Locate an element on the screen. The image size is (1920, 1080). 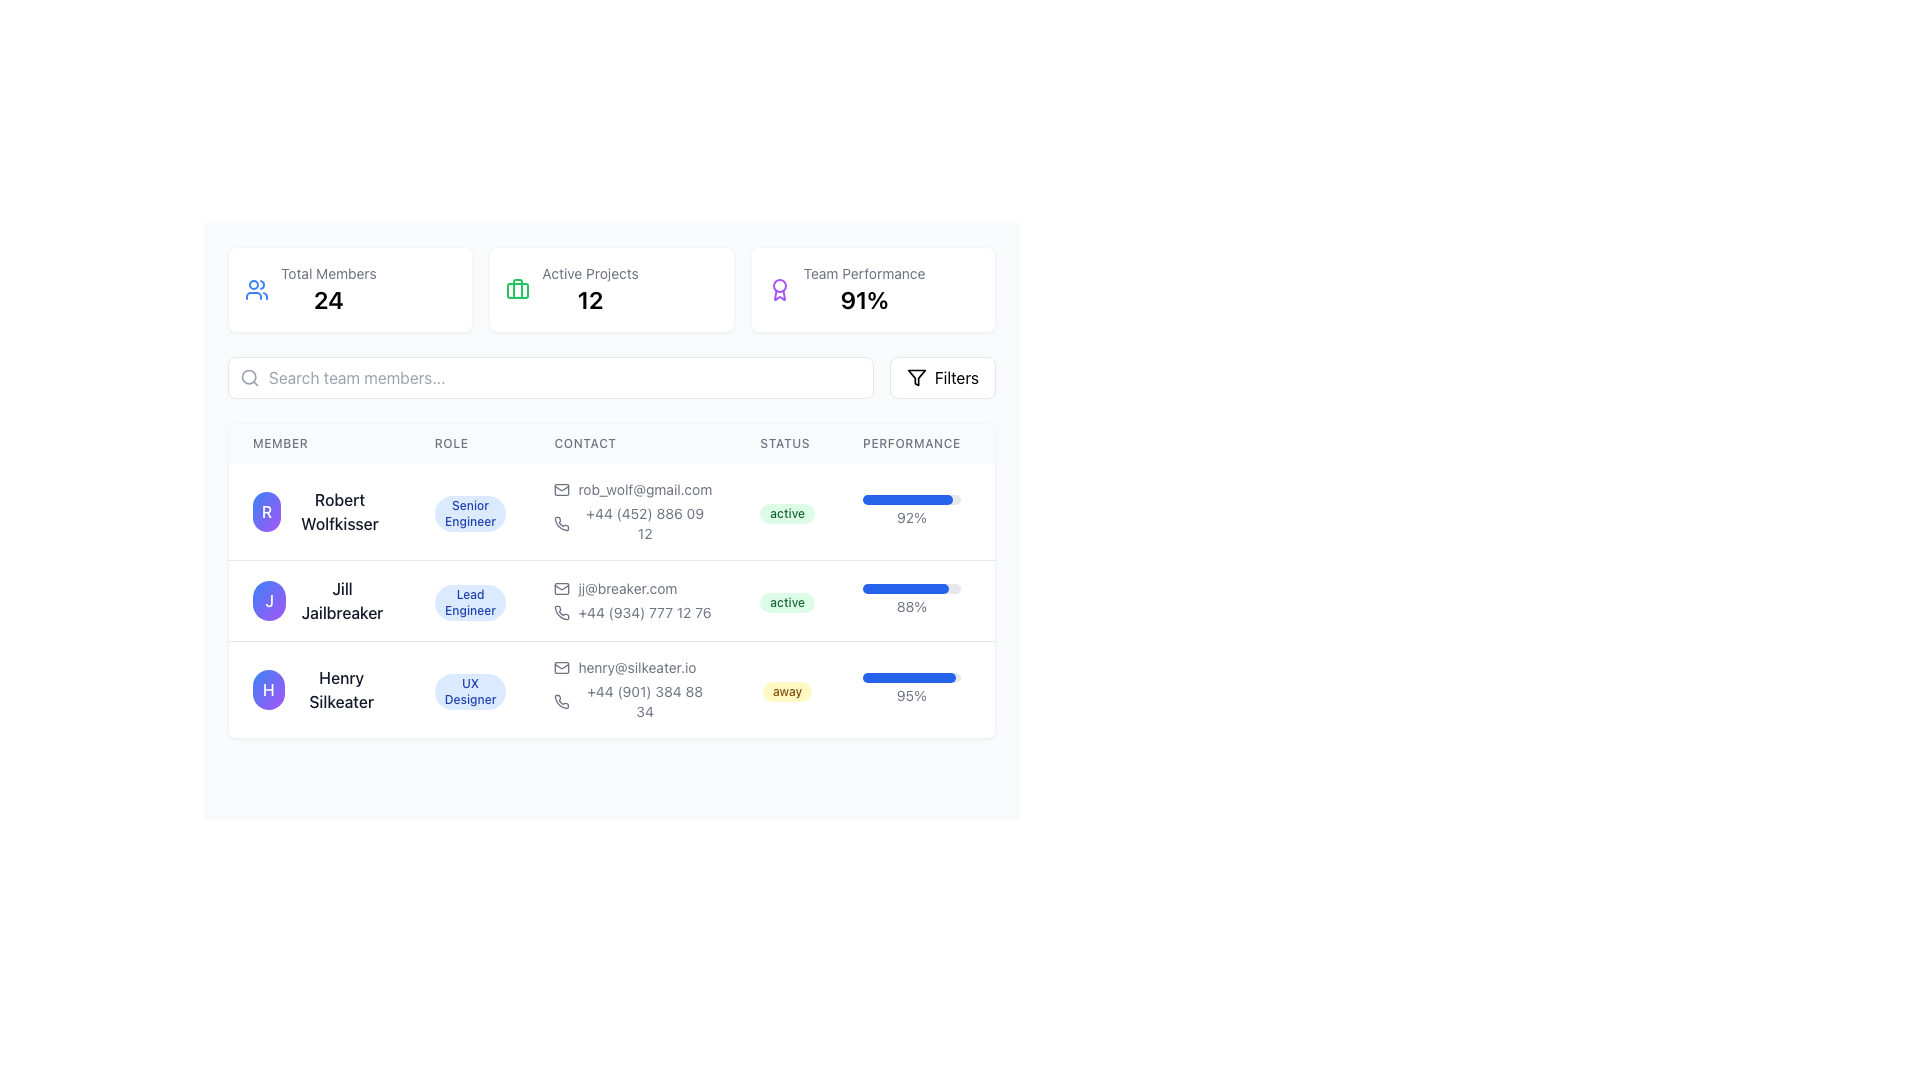
the text label displaying the name 'Robert Wolfkisser', which is located in the first row of the tabular layout, centrally within the 'Member' column, adjacent to a circular avatar is located at coordinates (340, 511).